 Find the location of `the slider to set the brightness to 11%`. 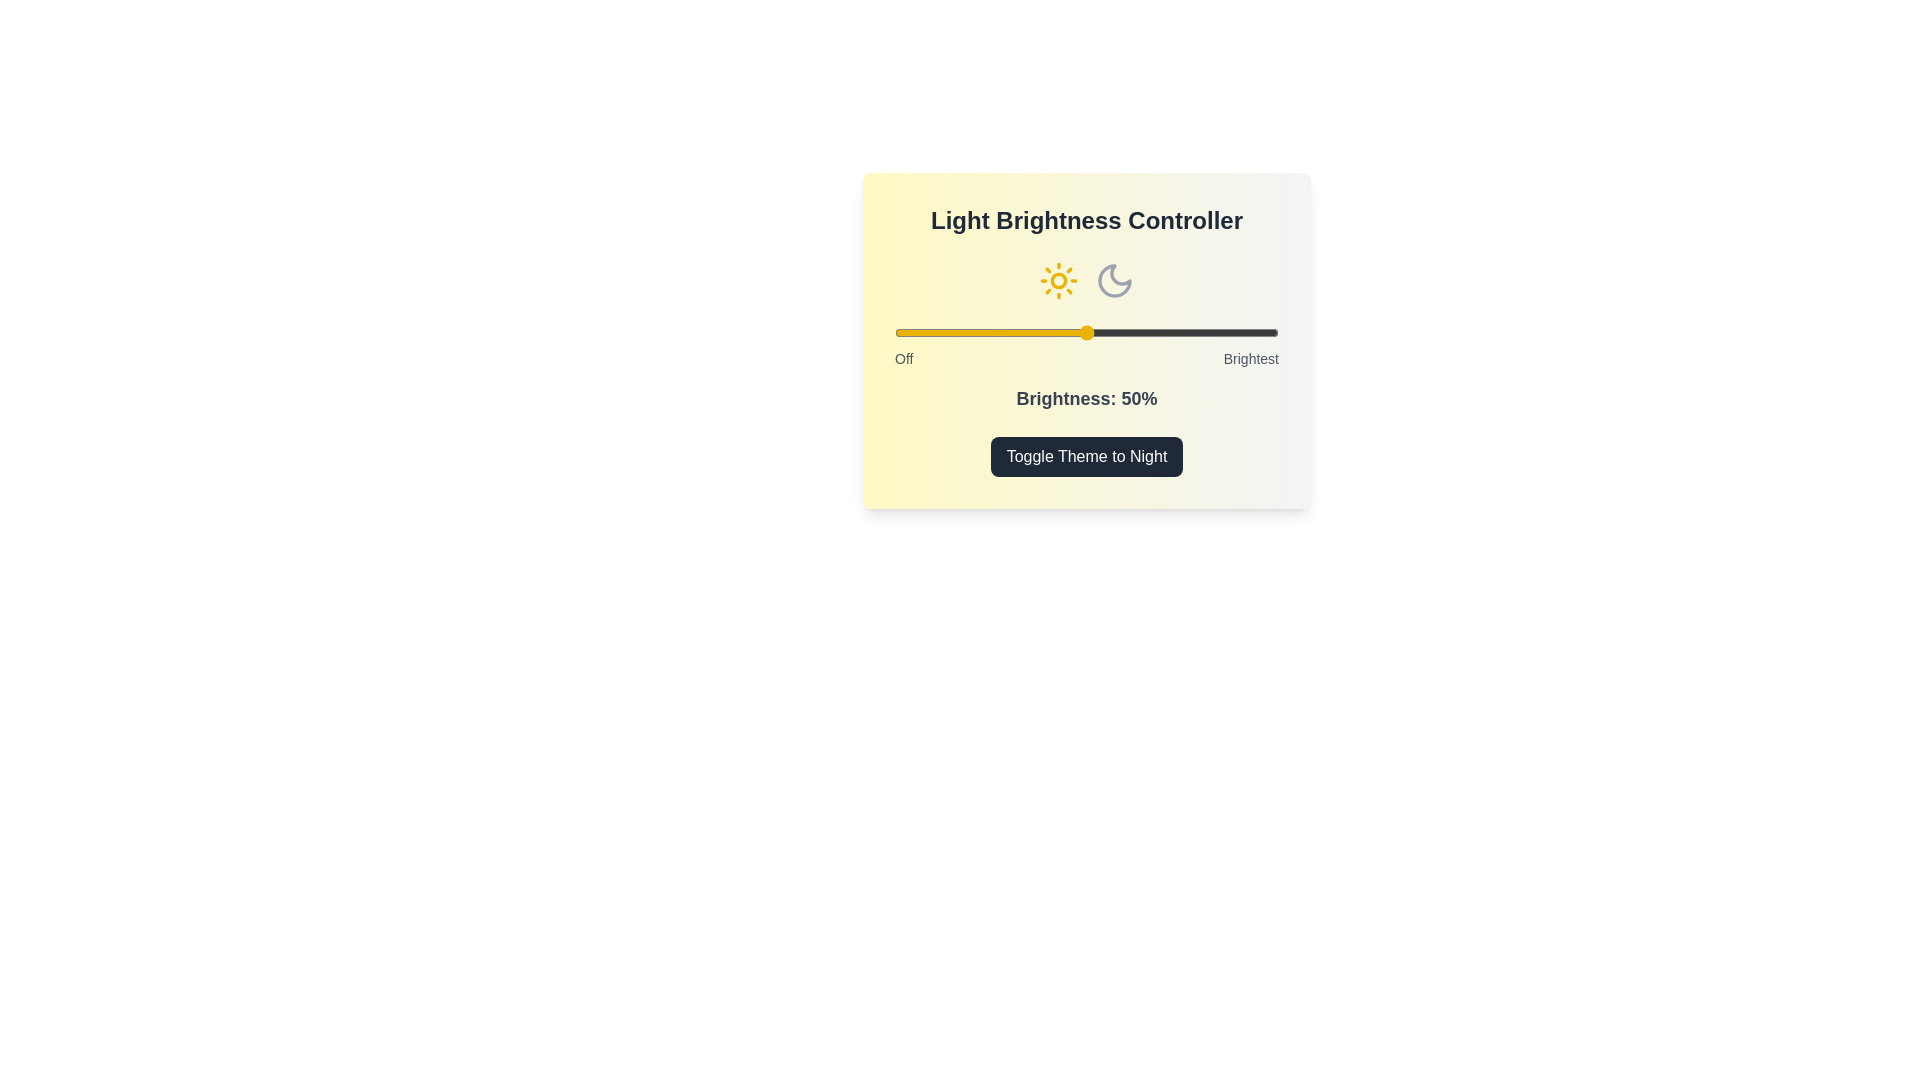

the slider to set the brightness to 11% is located at coordinates (936, 331).